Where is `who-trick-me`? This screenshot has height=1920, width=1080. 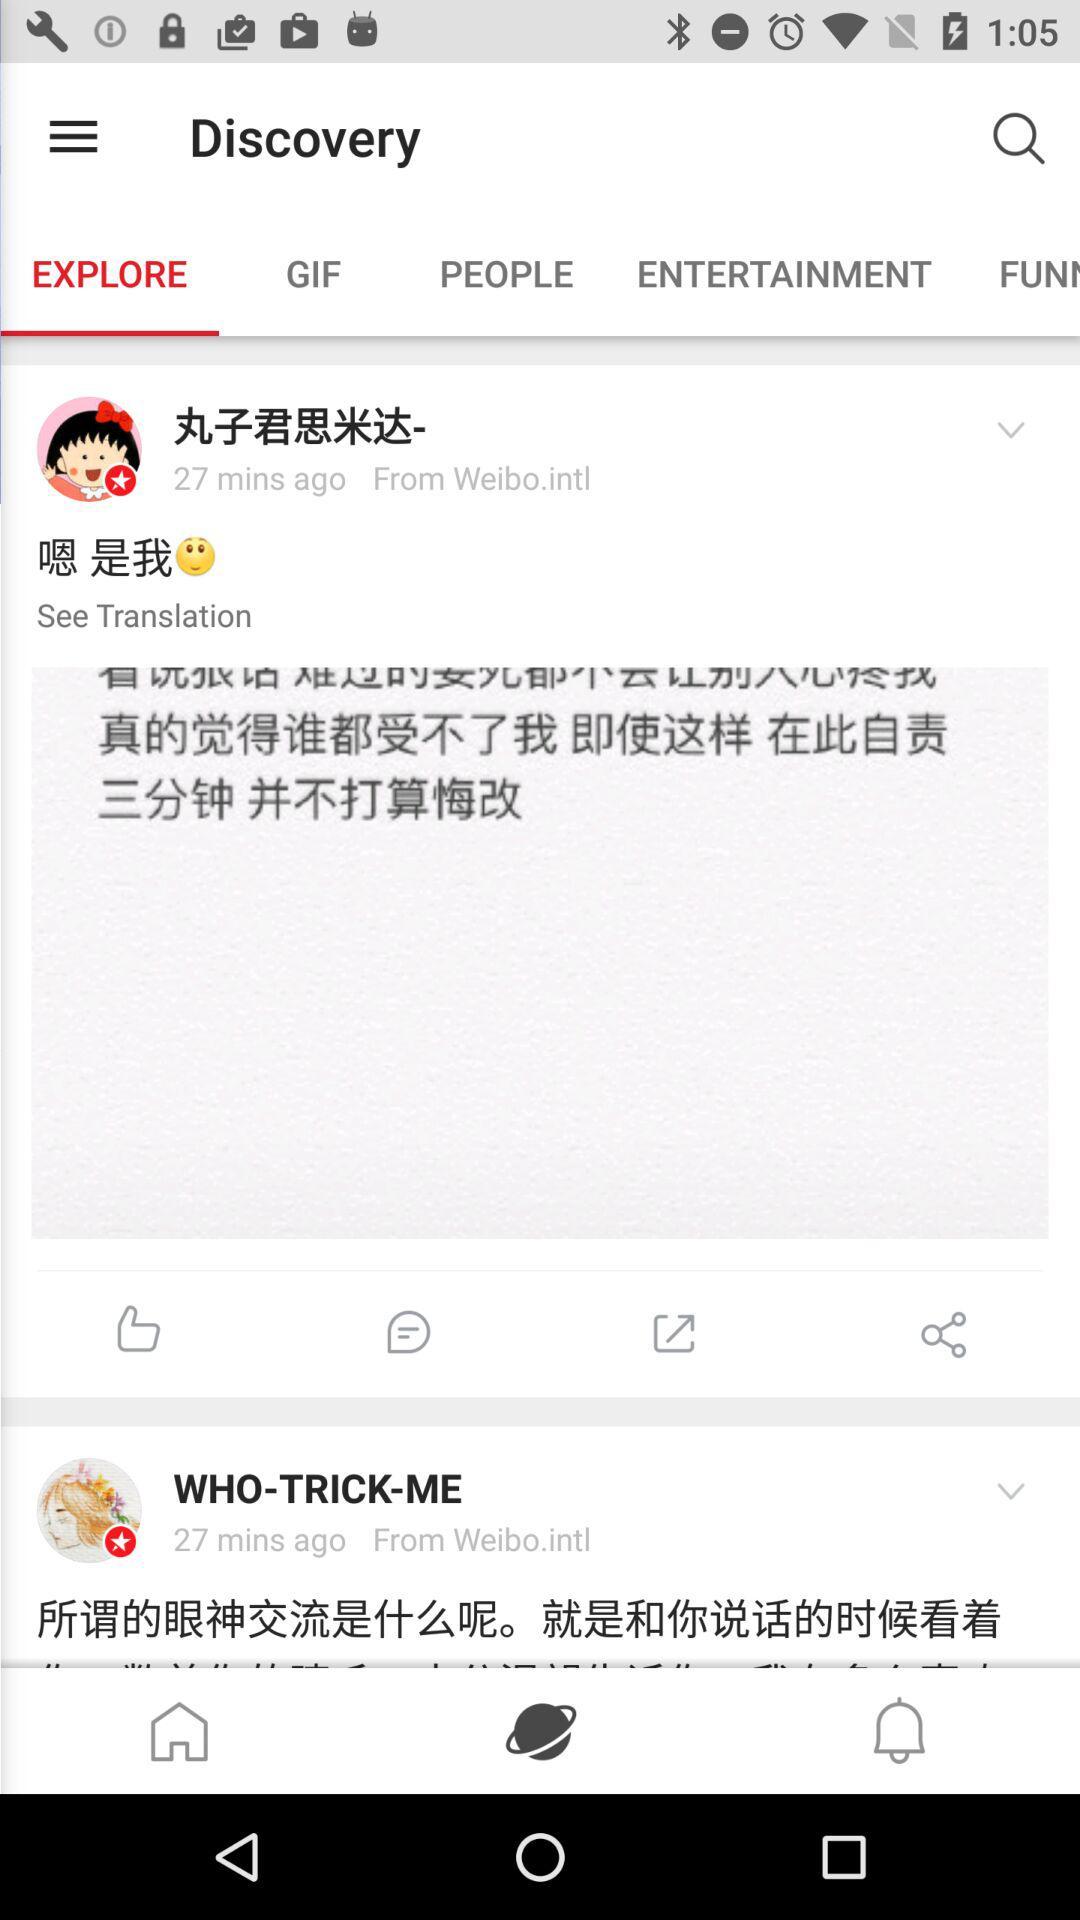
who-trick-me is located at coordinates (560, 1487).